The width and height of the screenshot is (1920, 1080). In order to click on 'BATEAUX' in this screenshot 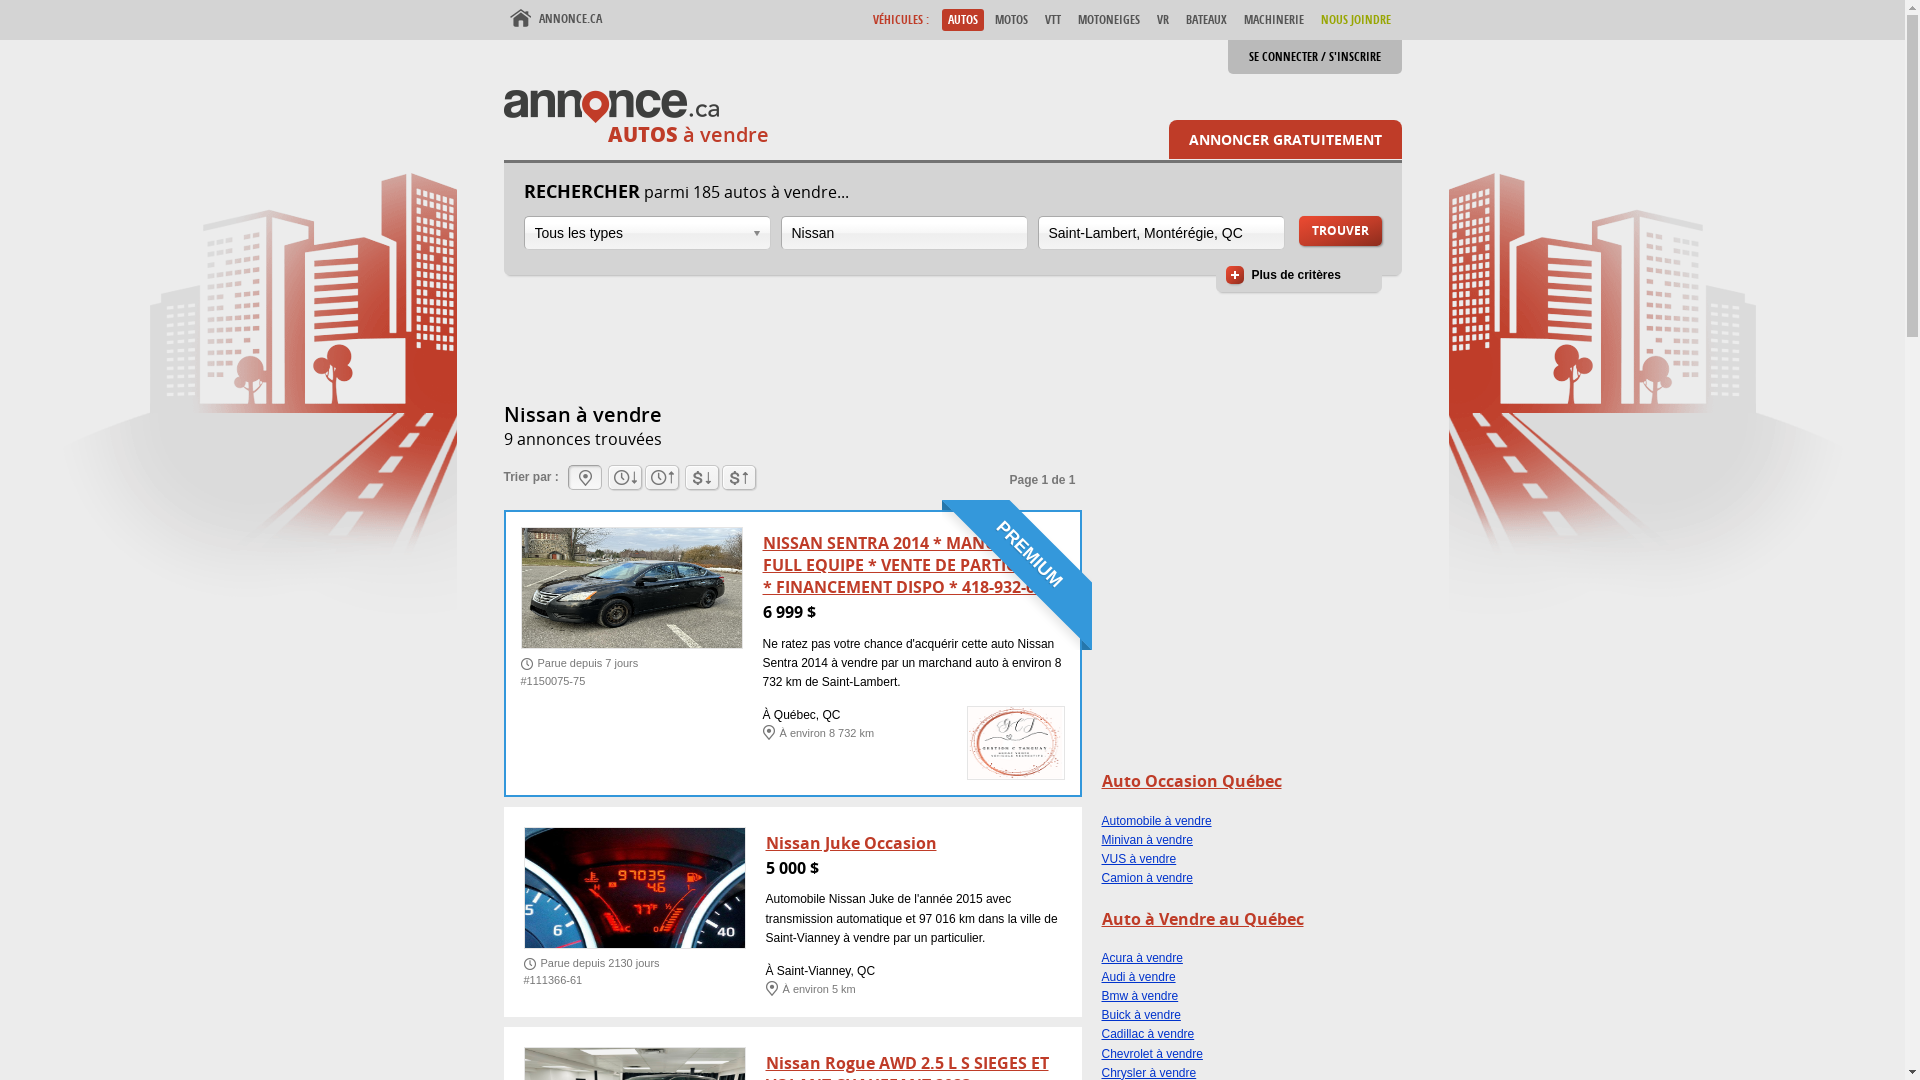, I will do `click(1180, 19)`.